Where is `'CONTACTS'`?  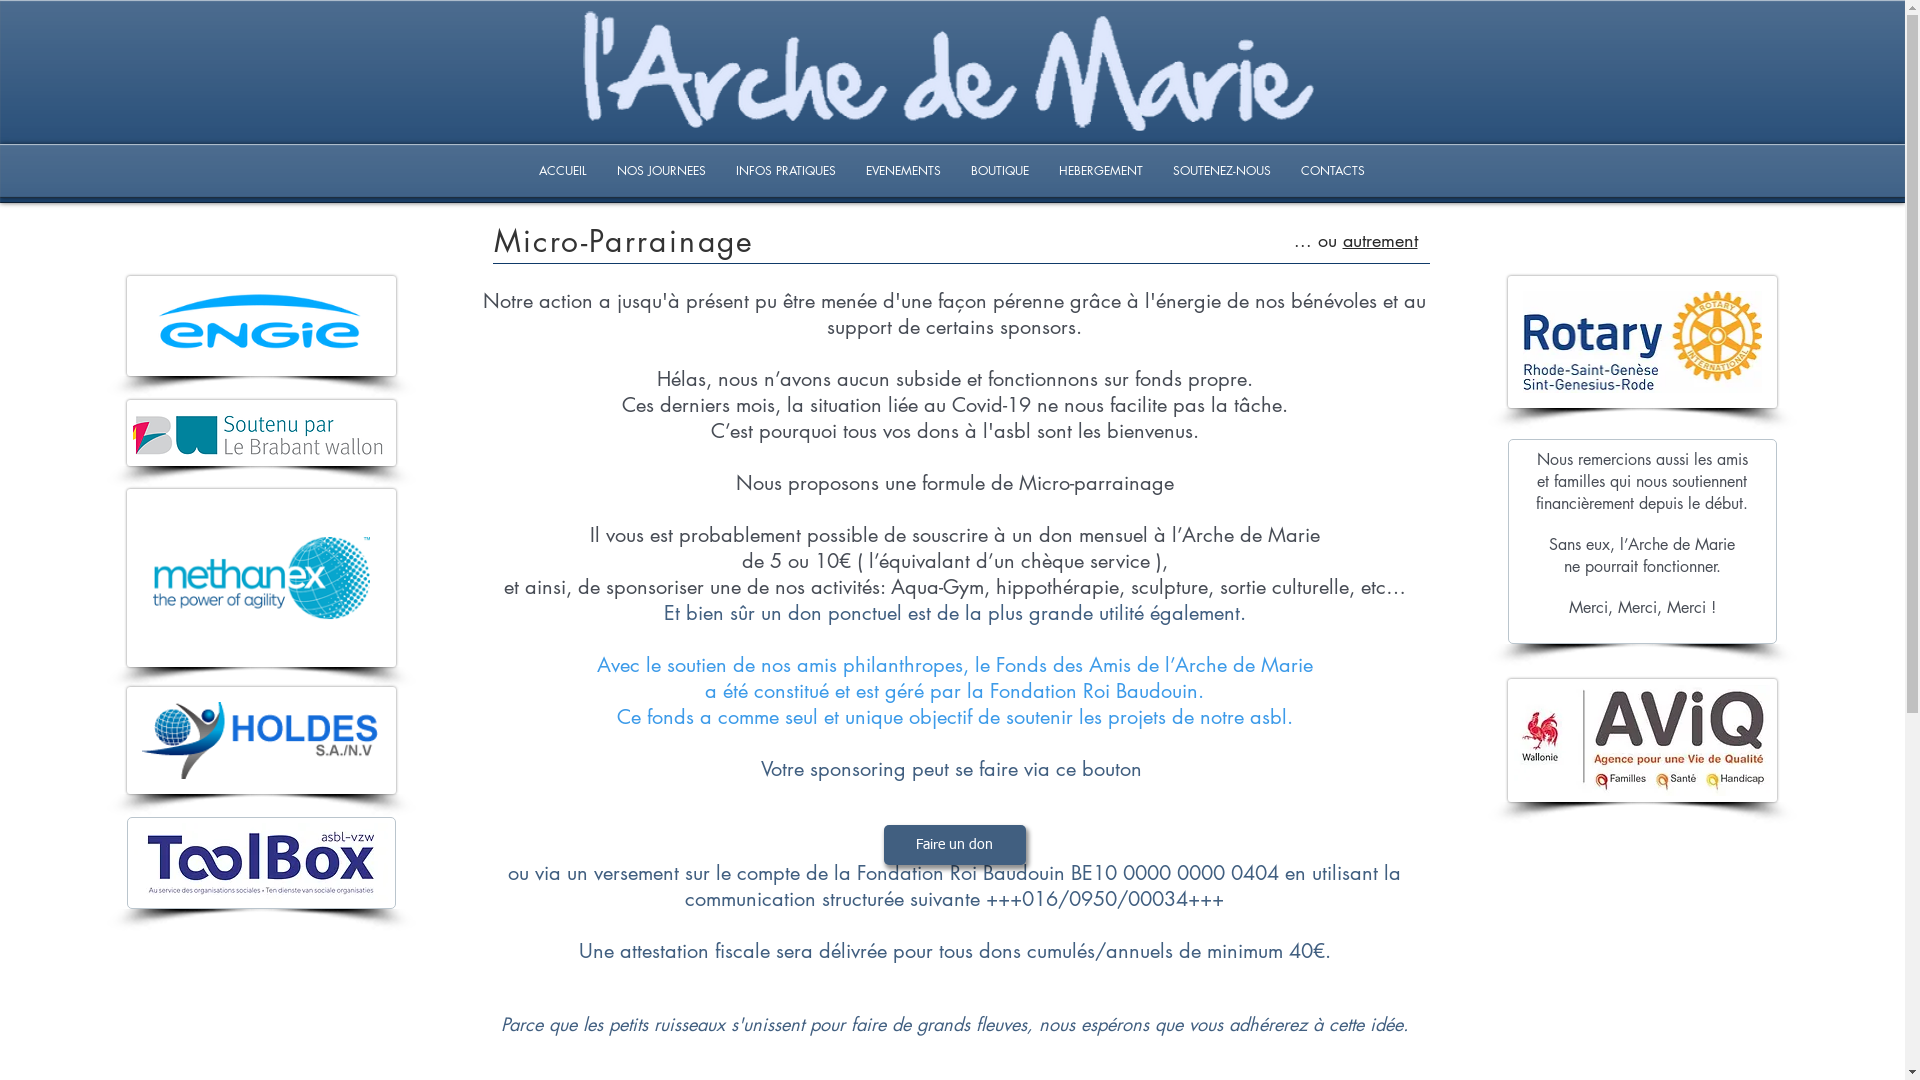 'CONTACTS' is located at coordinates (1333, 169).